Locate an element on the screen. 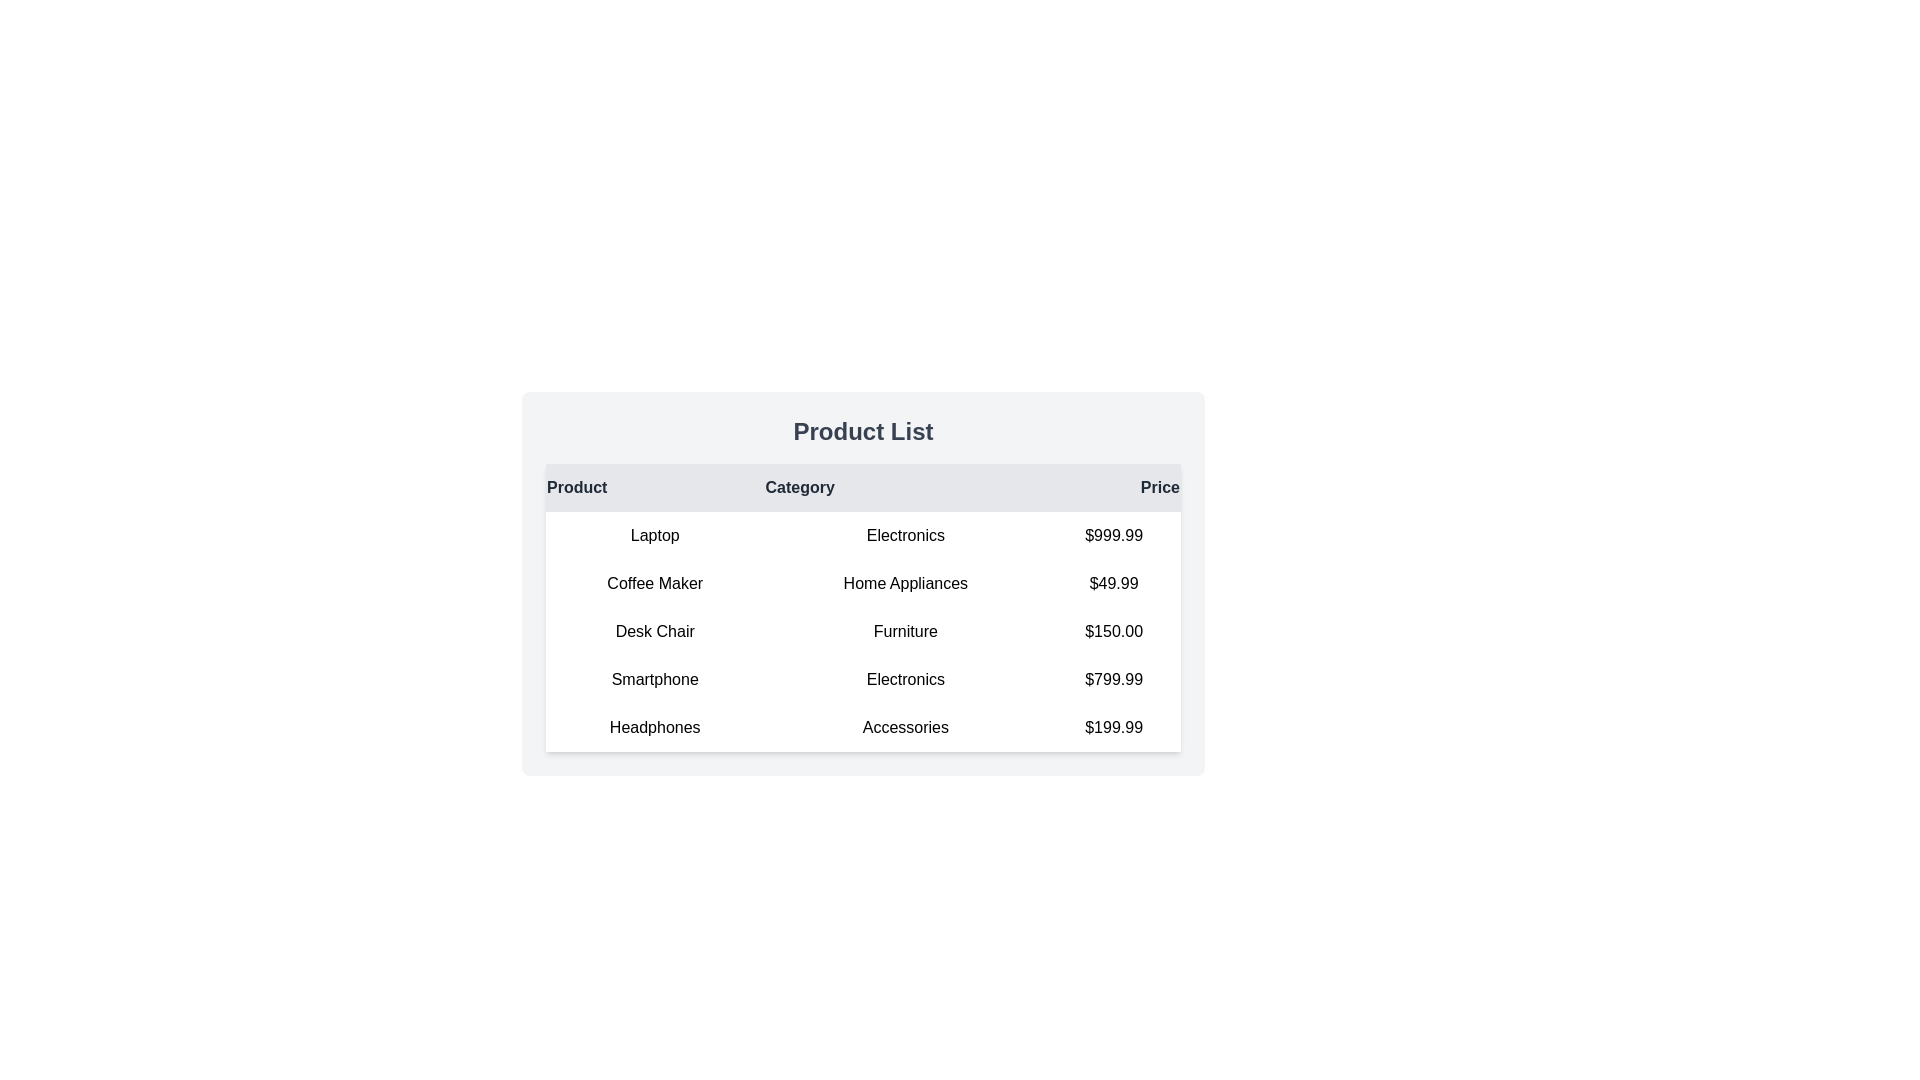 This screenshot has height=1080, width=1920. the 'Desk Chair' text label in the 'Product' column of the product list table is located at coordinates (655, 632).